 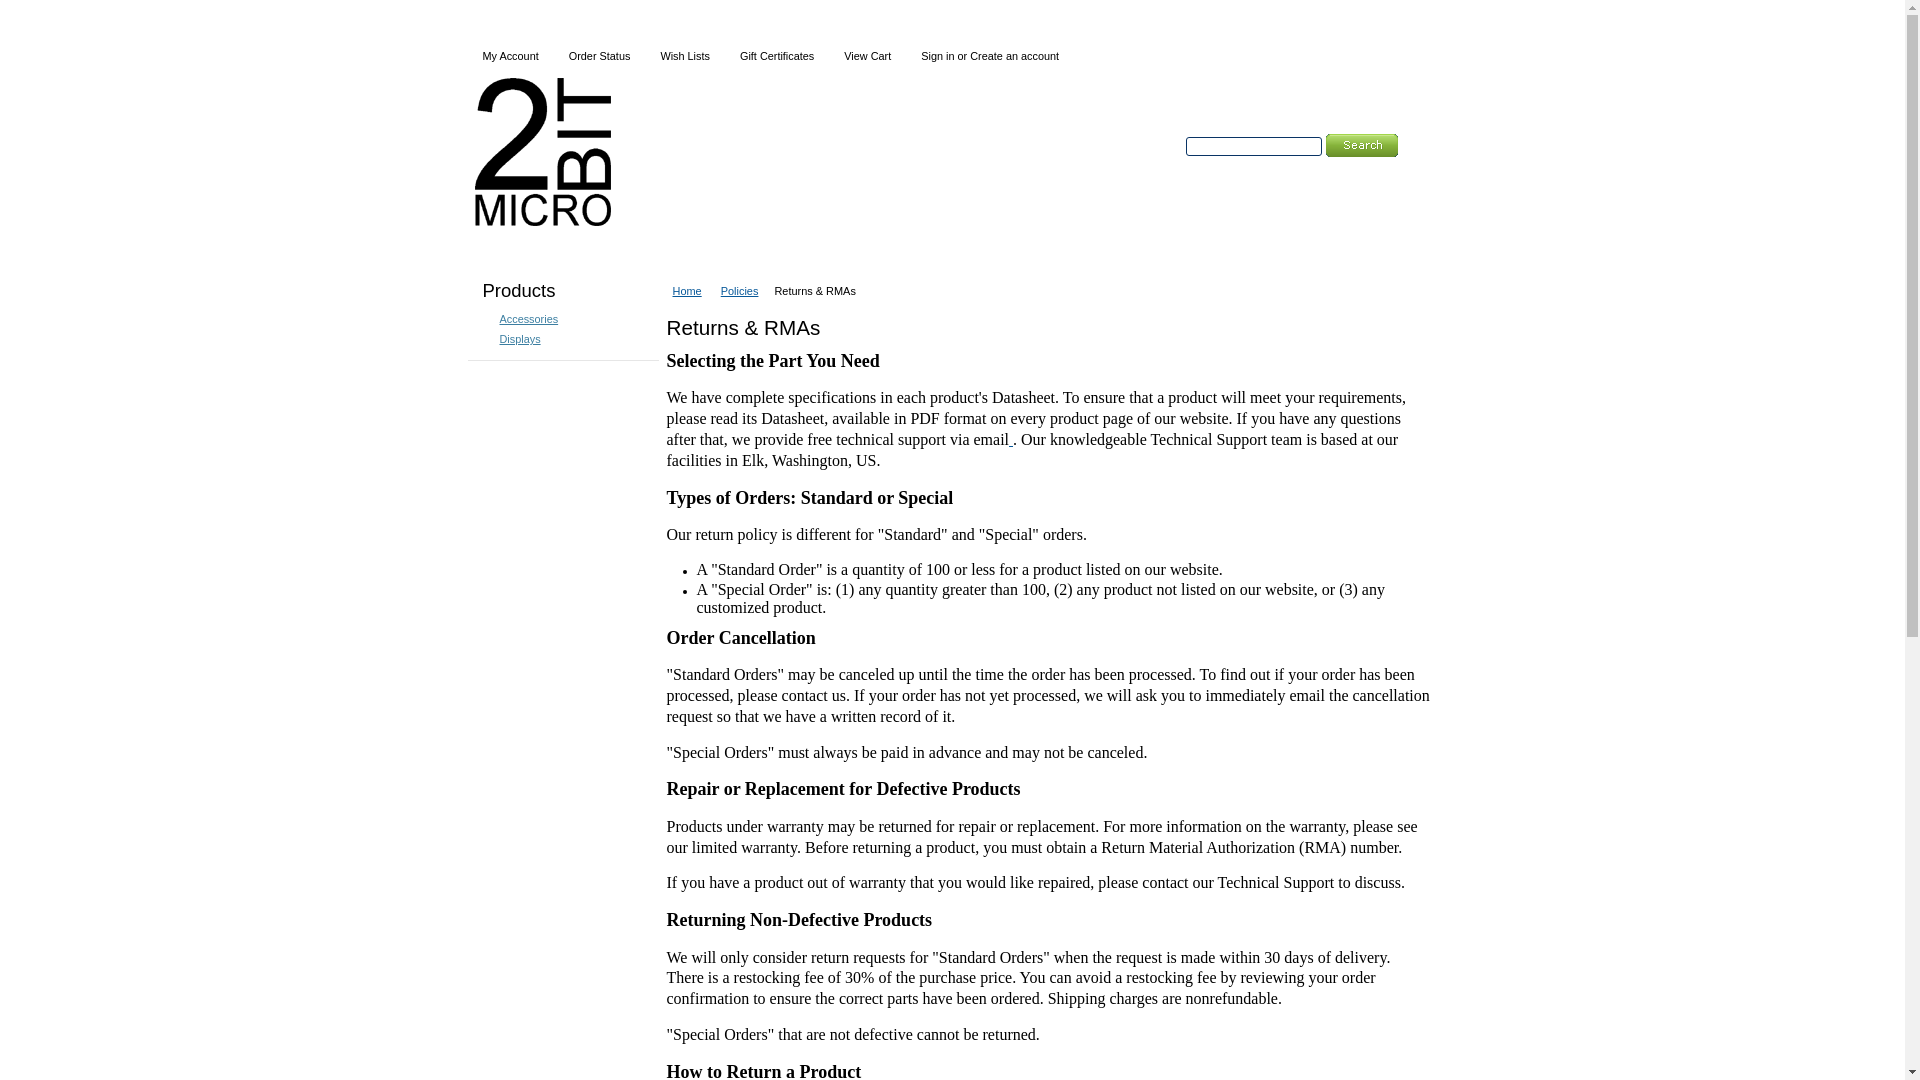 I want to click on 'Policies', so click(x=743, y=290).